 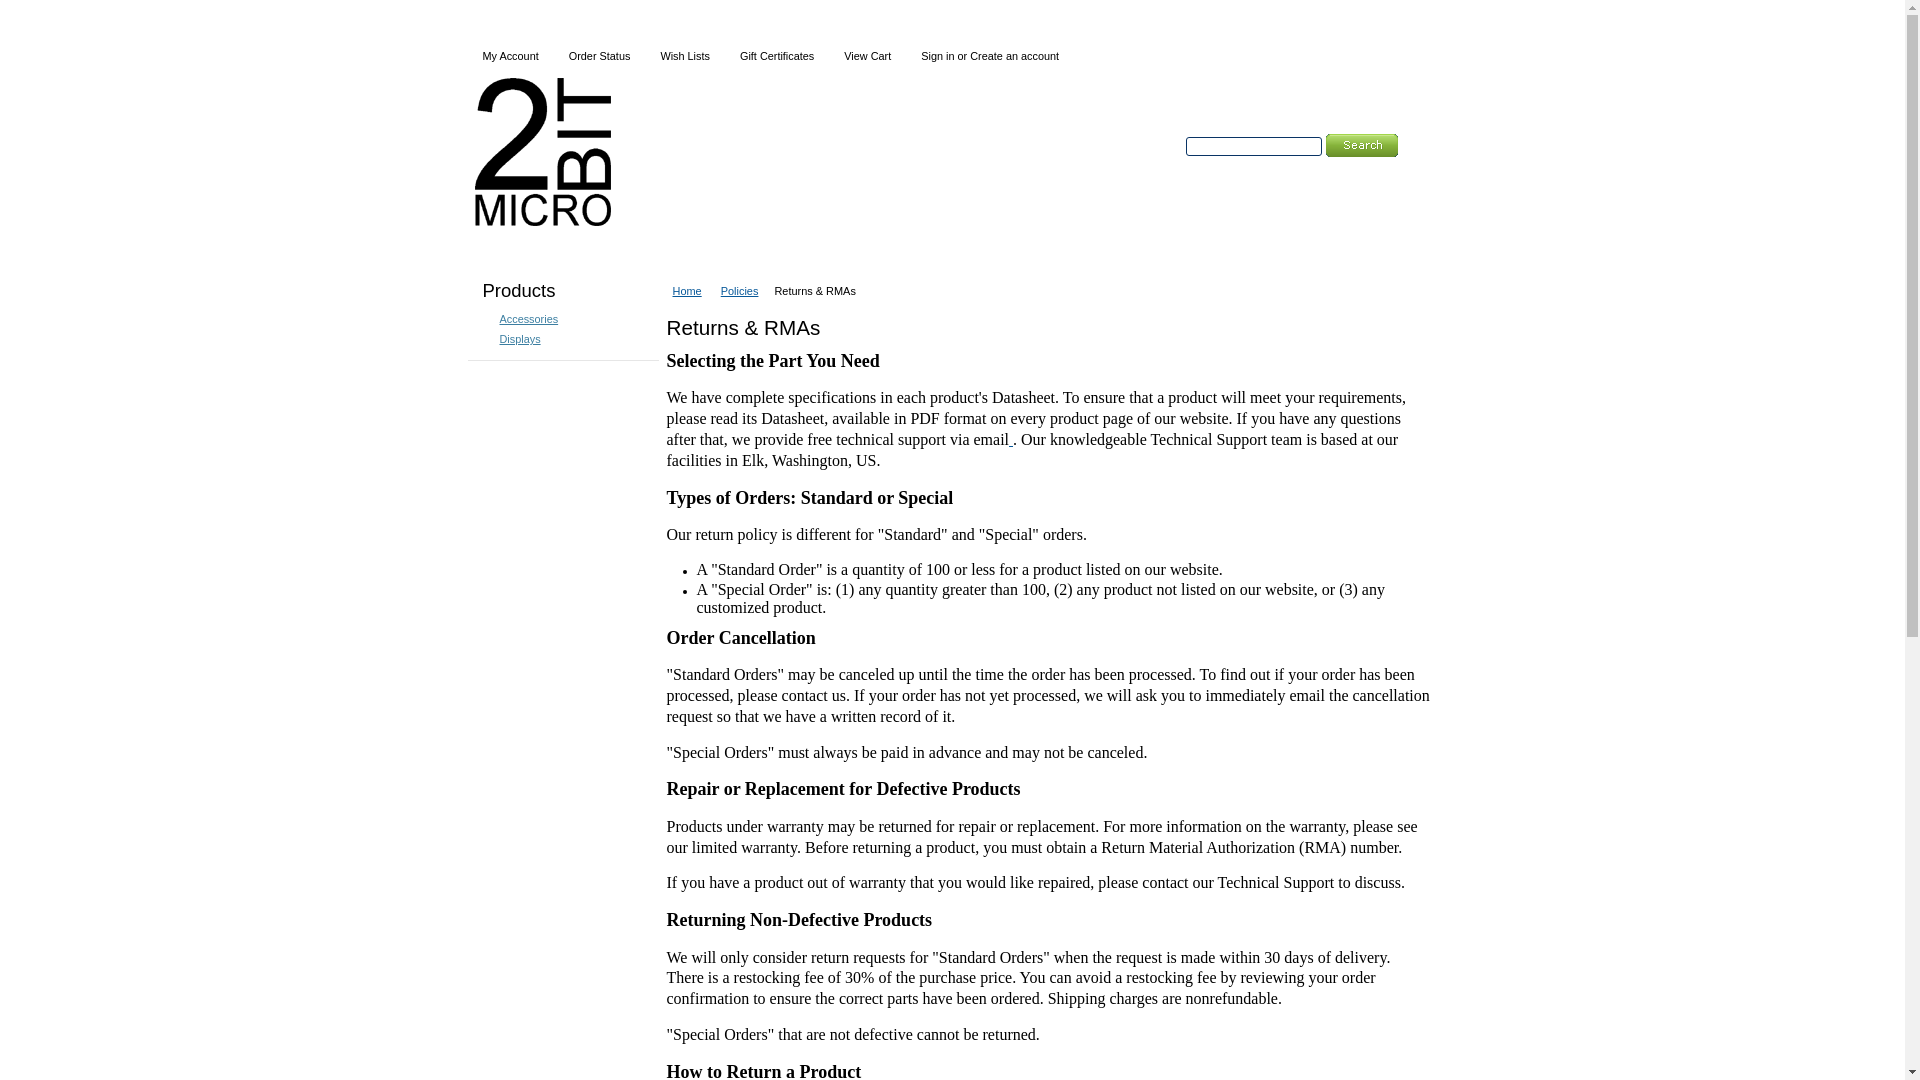 I want to click on 'Policies', so click(x=743, y=290).